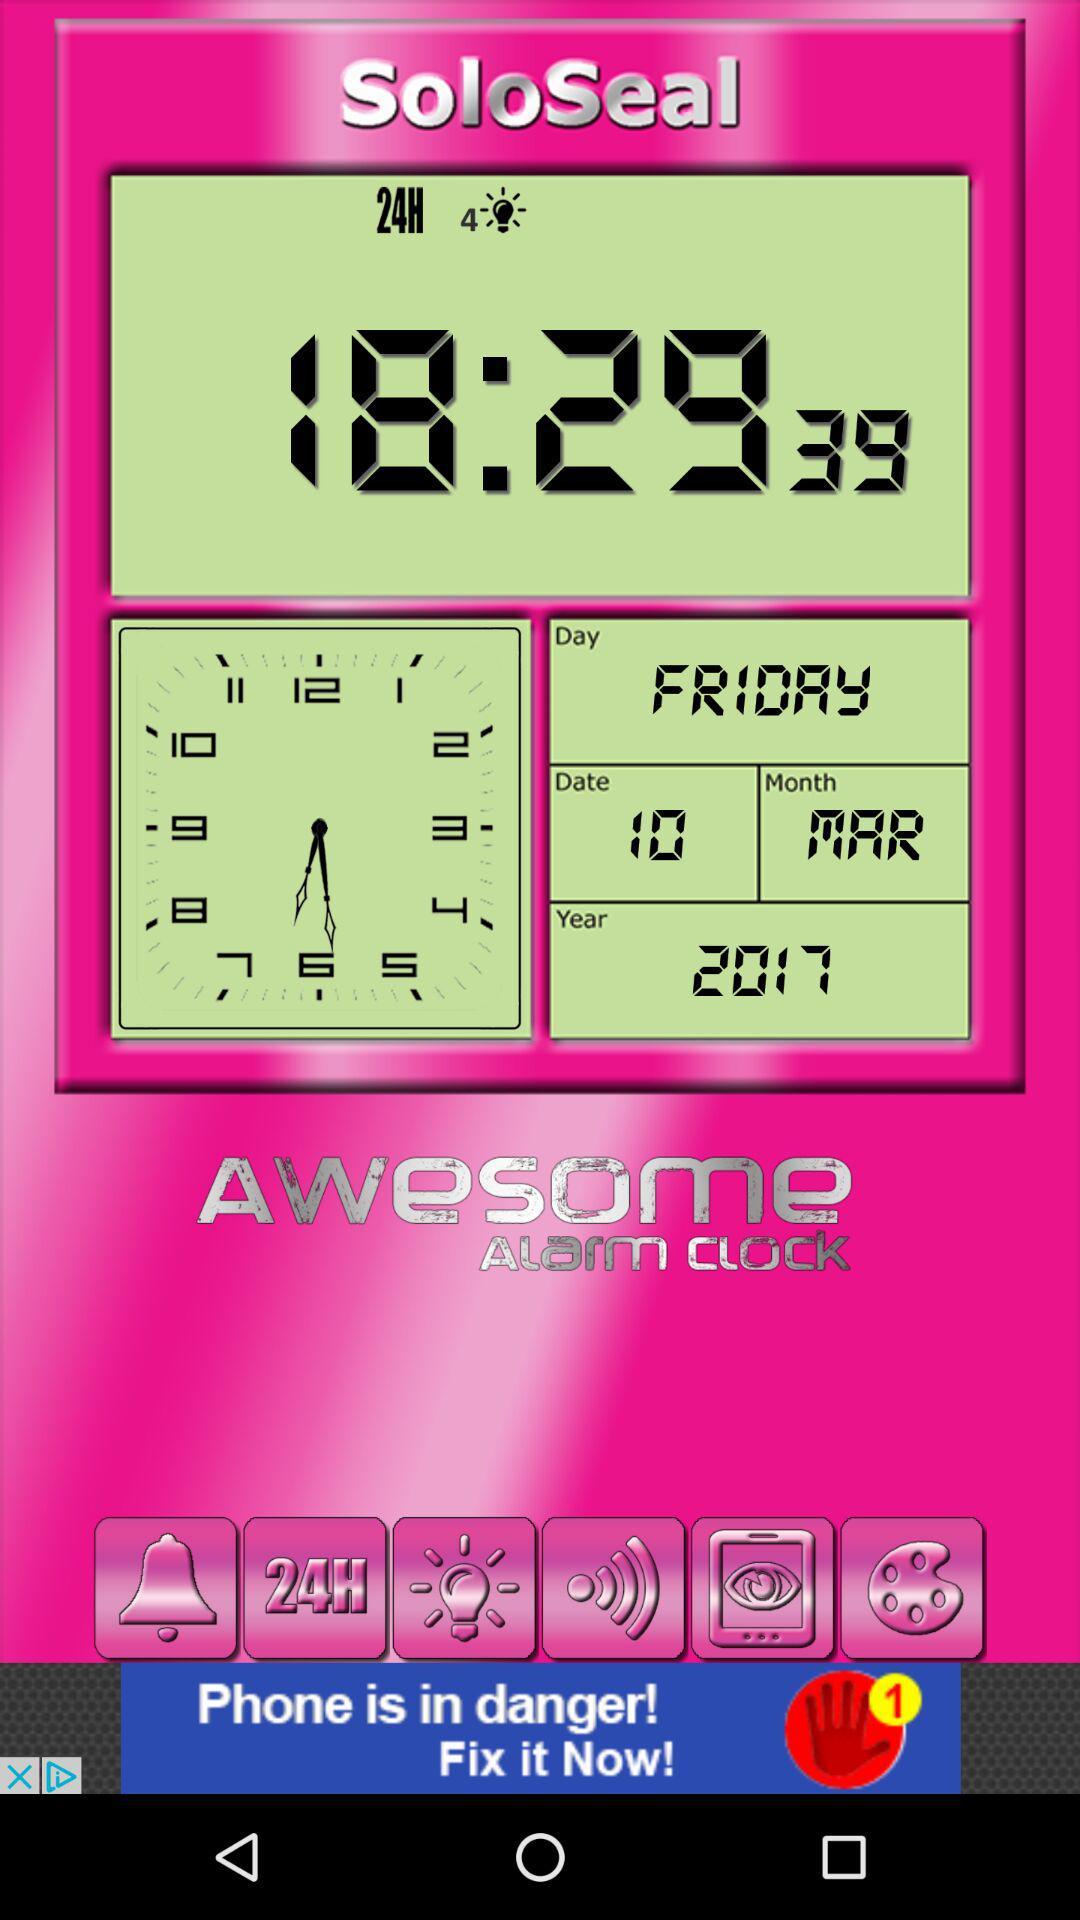 This screenshot has height=1920, width=1080. I want to click on visited the advertised site/app, so click(540, 1727).